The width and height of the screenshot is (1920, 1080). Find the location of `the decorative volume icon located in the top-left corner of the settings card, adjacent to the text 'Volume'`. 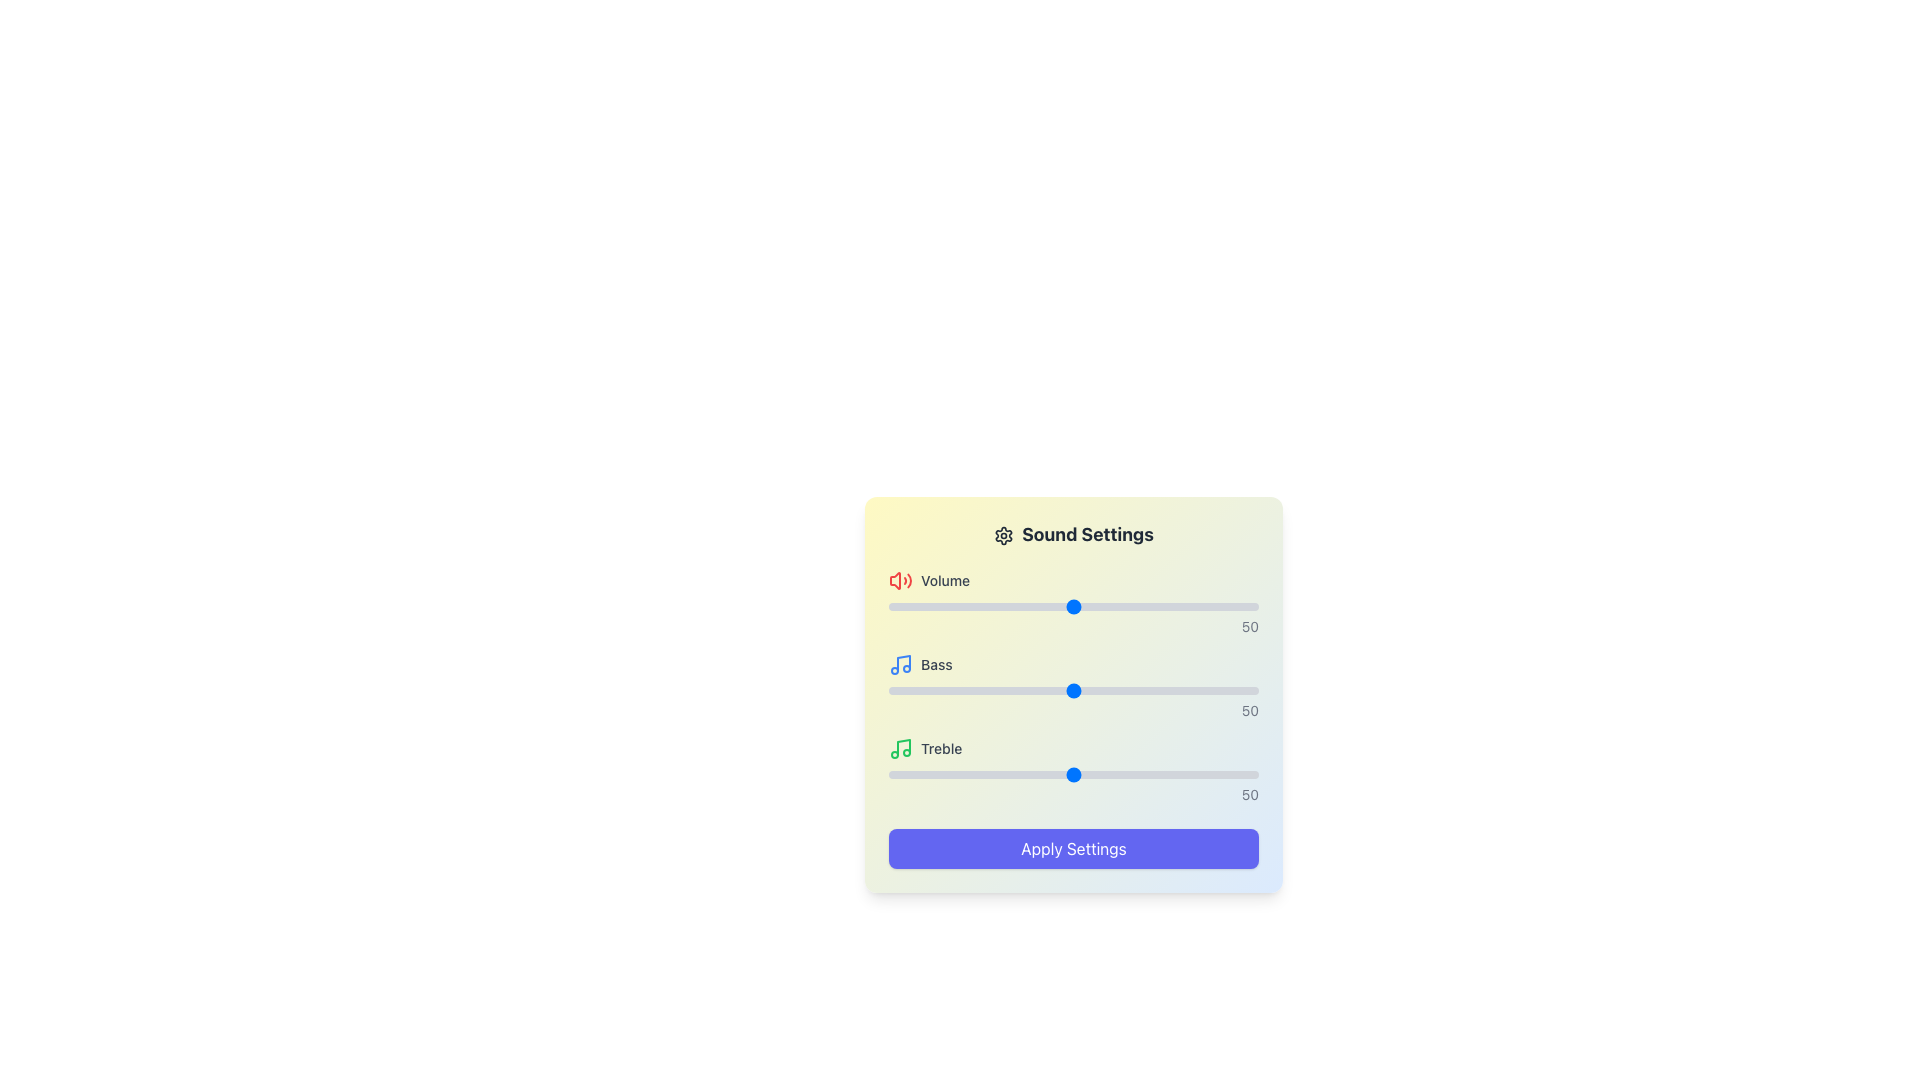

the decorative volume icon located in the top-left corner of the settings card, adjacent to the text 'Volume' is located at coordinates (894, 581).